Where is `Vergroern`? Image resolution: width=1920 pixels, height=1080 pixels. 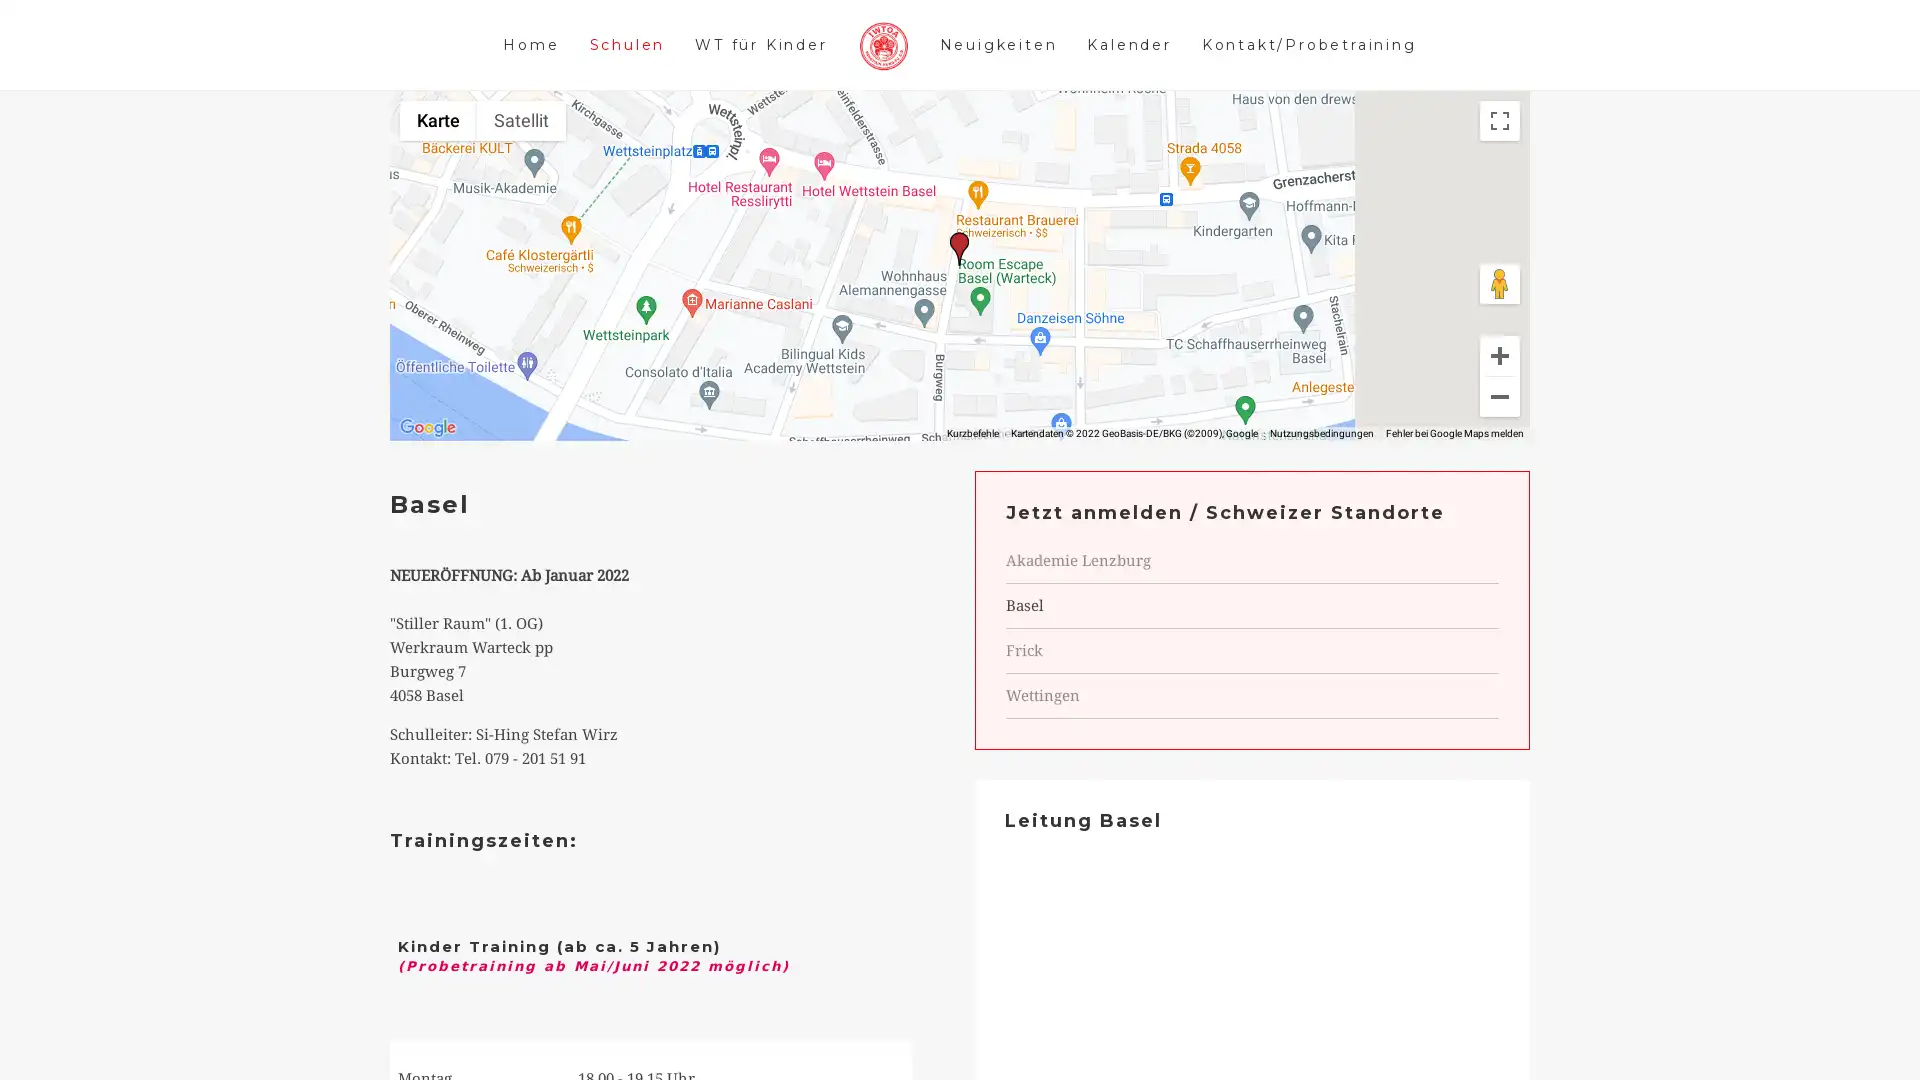 Vergroern is located at coordinates (1499, 385).